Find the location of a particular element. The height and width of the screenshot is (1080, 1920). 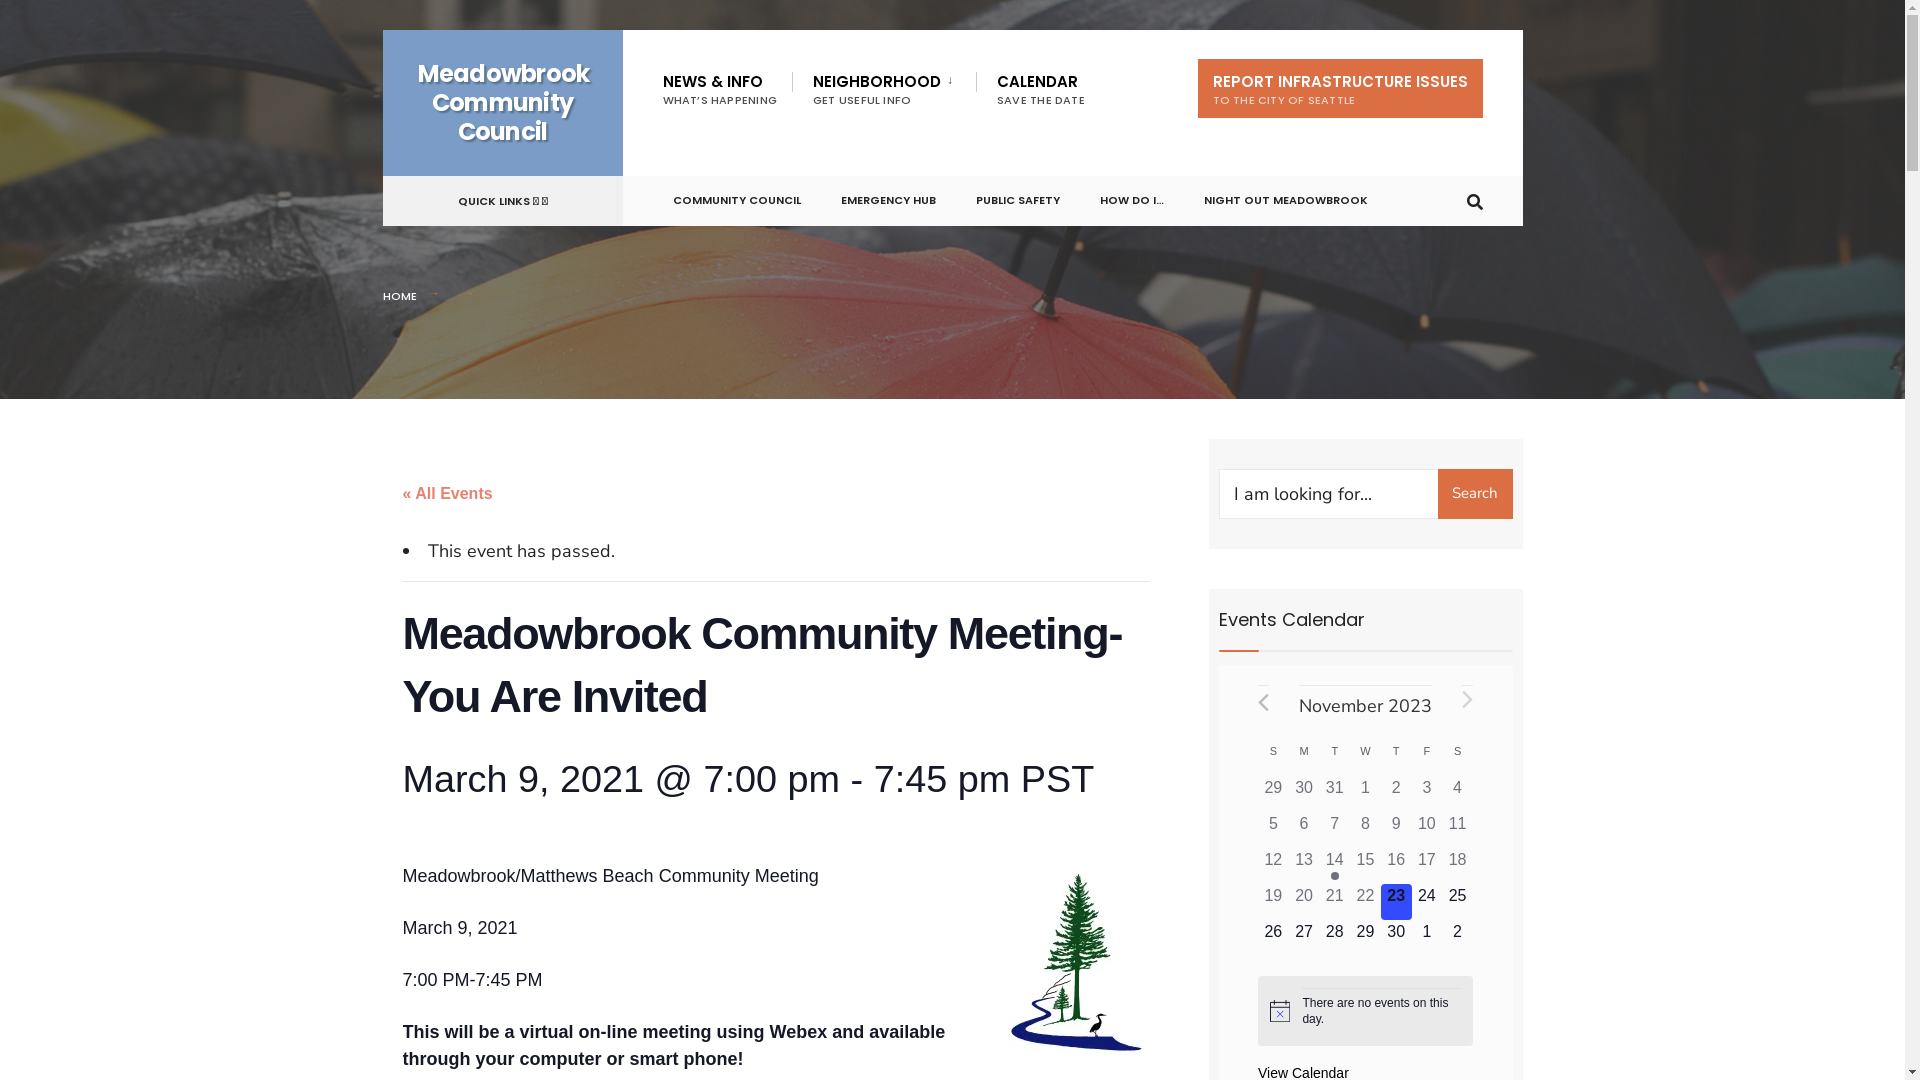

'Has events' is located at coordinates (1334, 874).